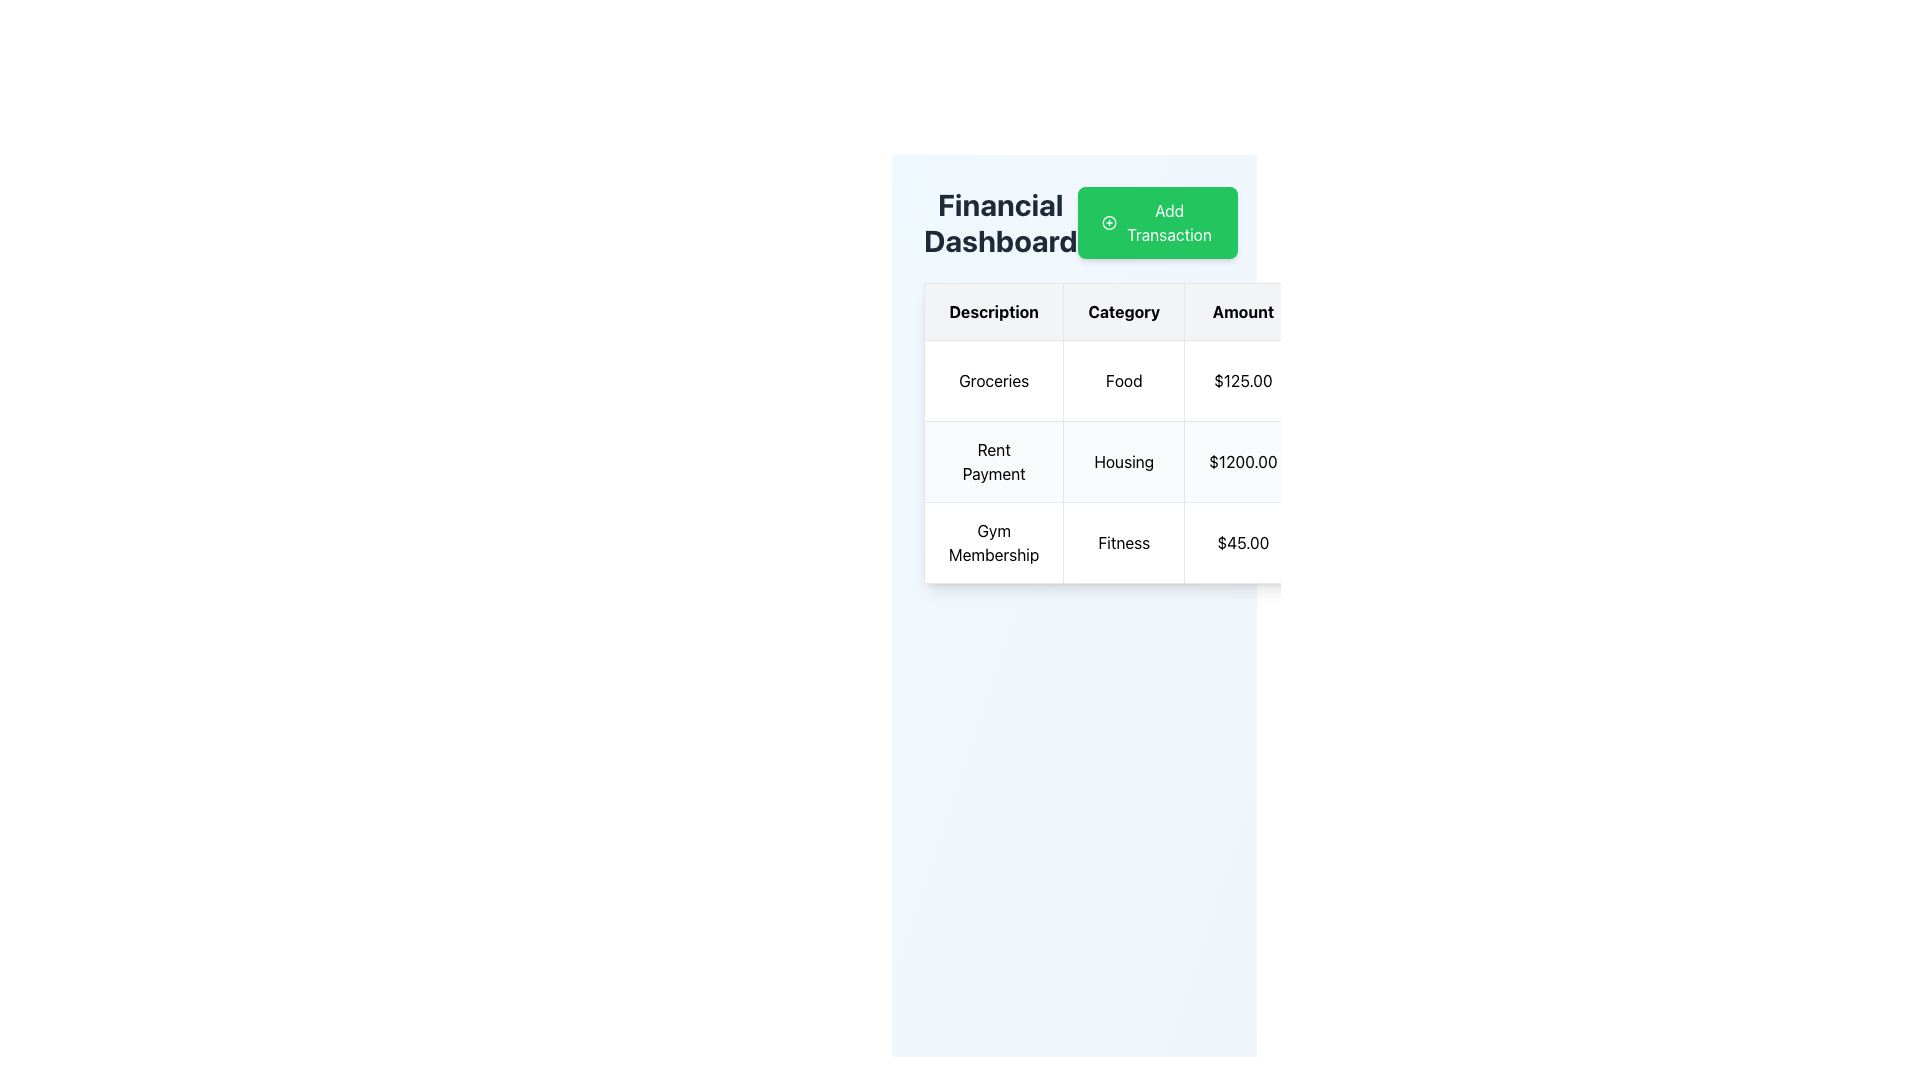 The height and width of the screenshot is (1080, 1920). Describe the element at coordinates (1124, 462) in the screenshot. I see `or copy the text 'Housing' from the second cell in the second row of the table under the 'Category' column` at that location.